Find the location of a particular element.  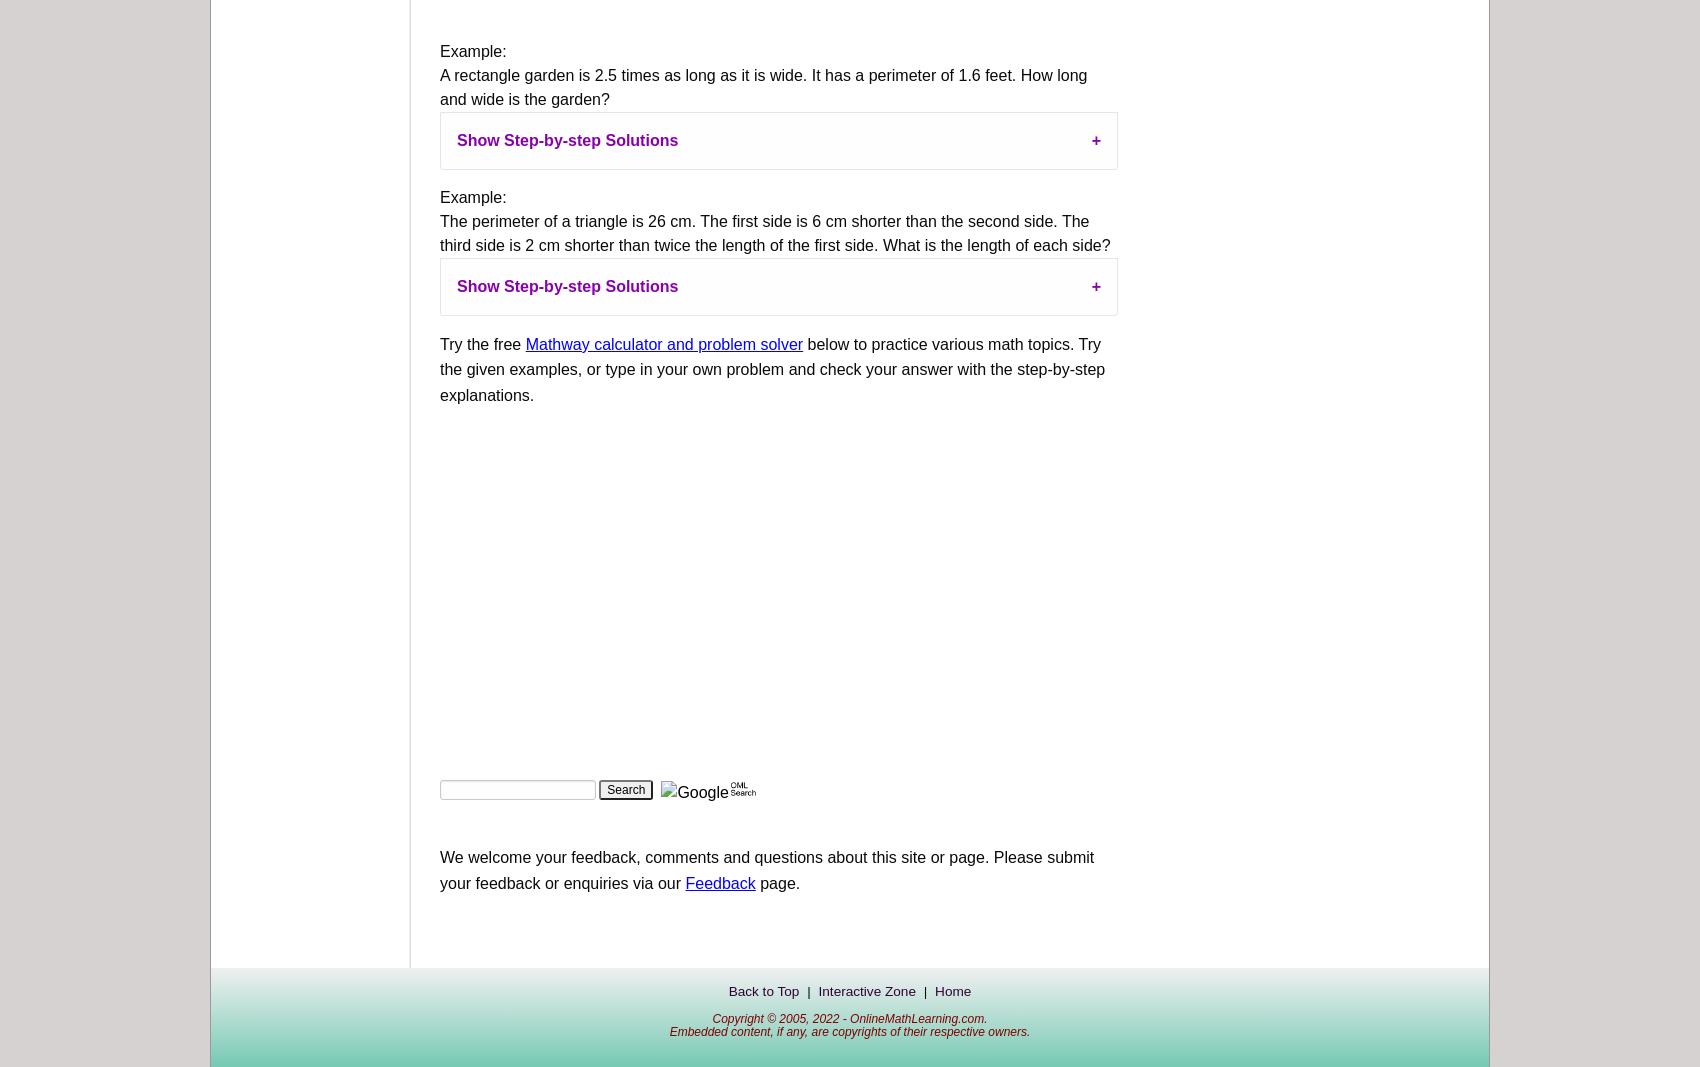

'Mathway calculator and
problem solver' is located at coordinates (664, 343).